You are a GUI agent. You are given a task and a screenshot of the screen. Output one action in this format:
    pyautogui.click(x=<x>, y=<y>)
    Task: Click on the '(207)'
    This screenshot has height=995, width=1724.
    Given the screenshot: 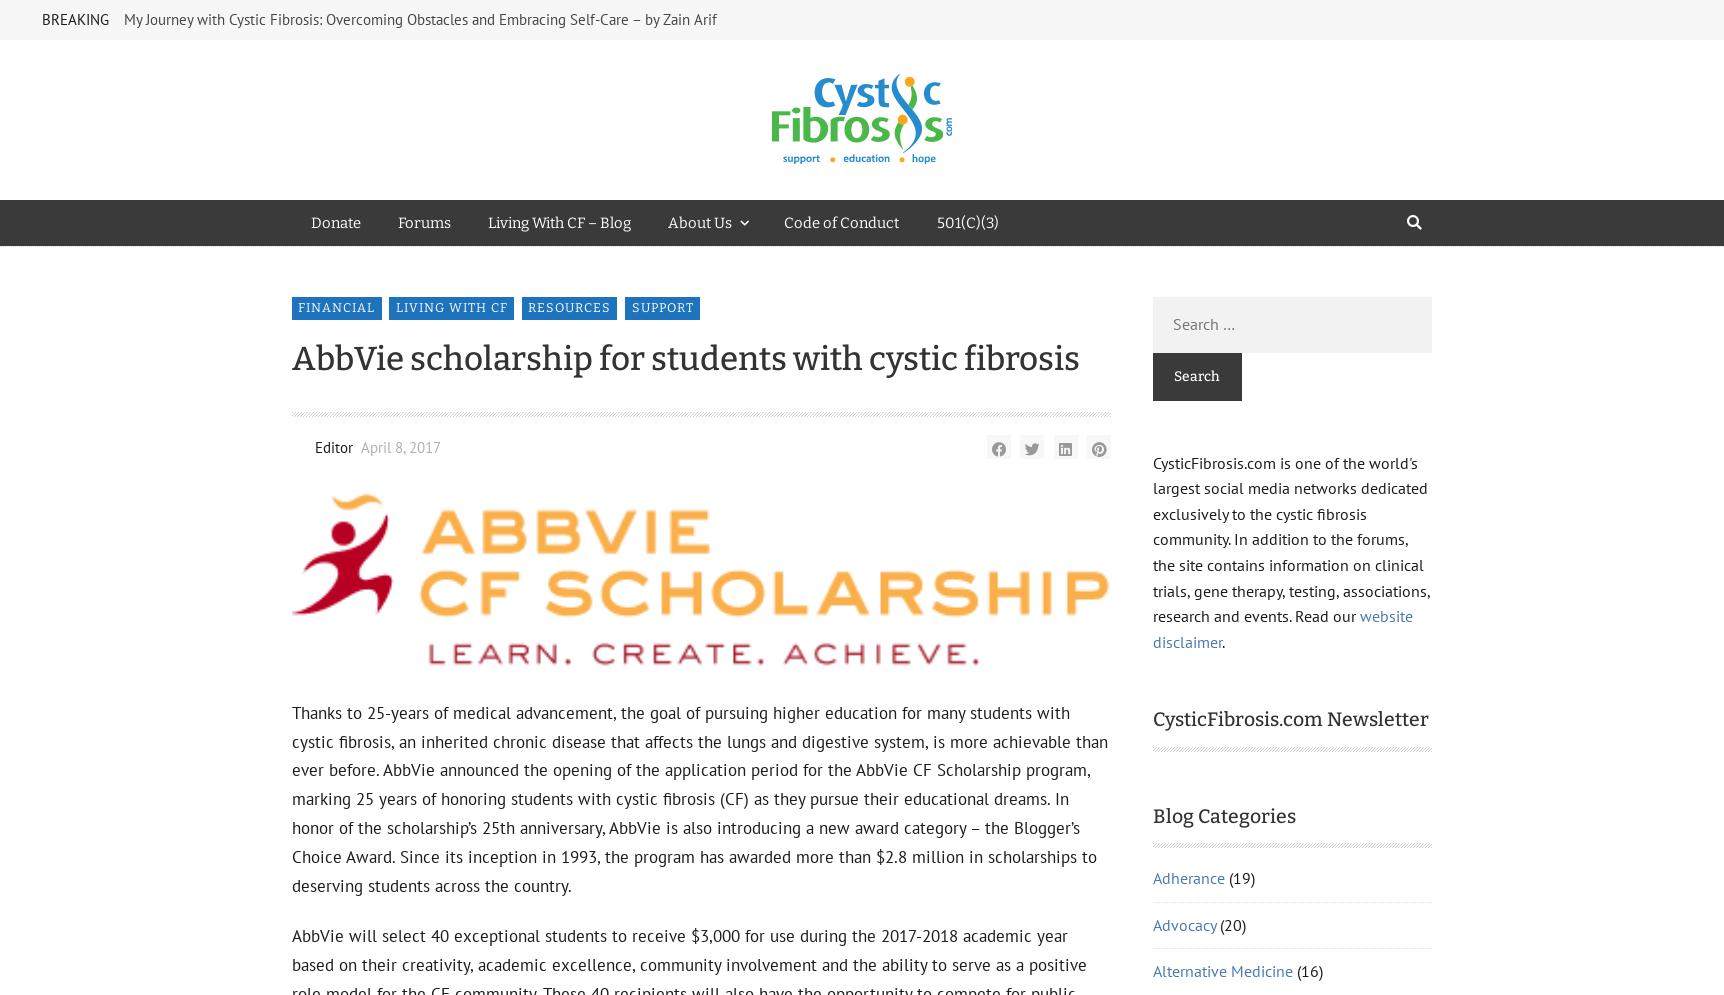 What is the action you would take?
    pyautogui.click(x=1269, y=715)
    